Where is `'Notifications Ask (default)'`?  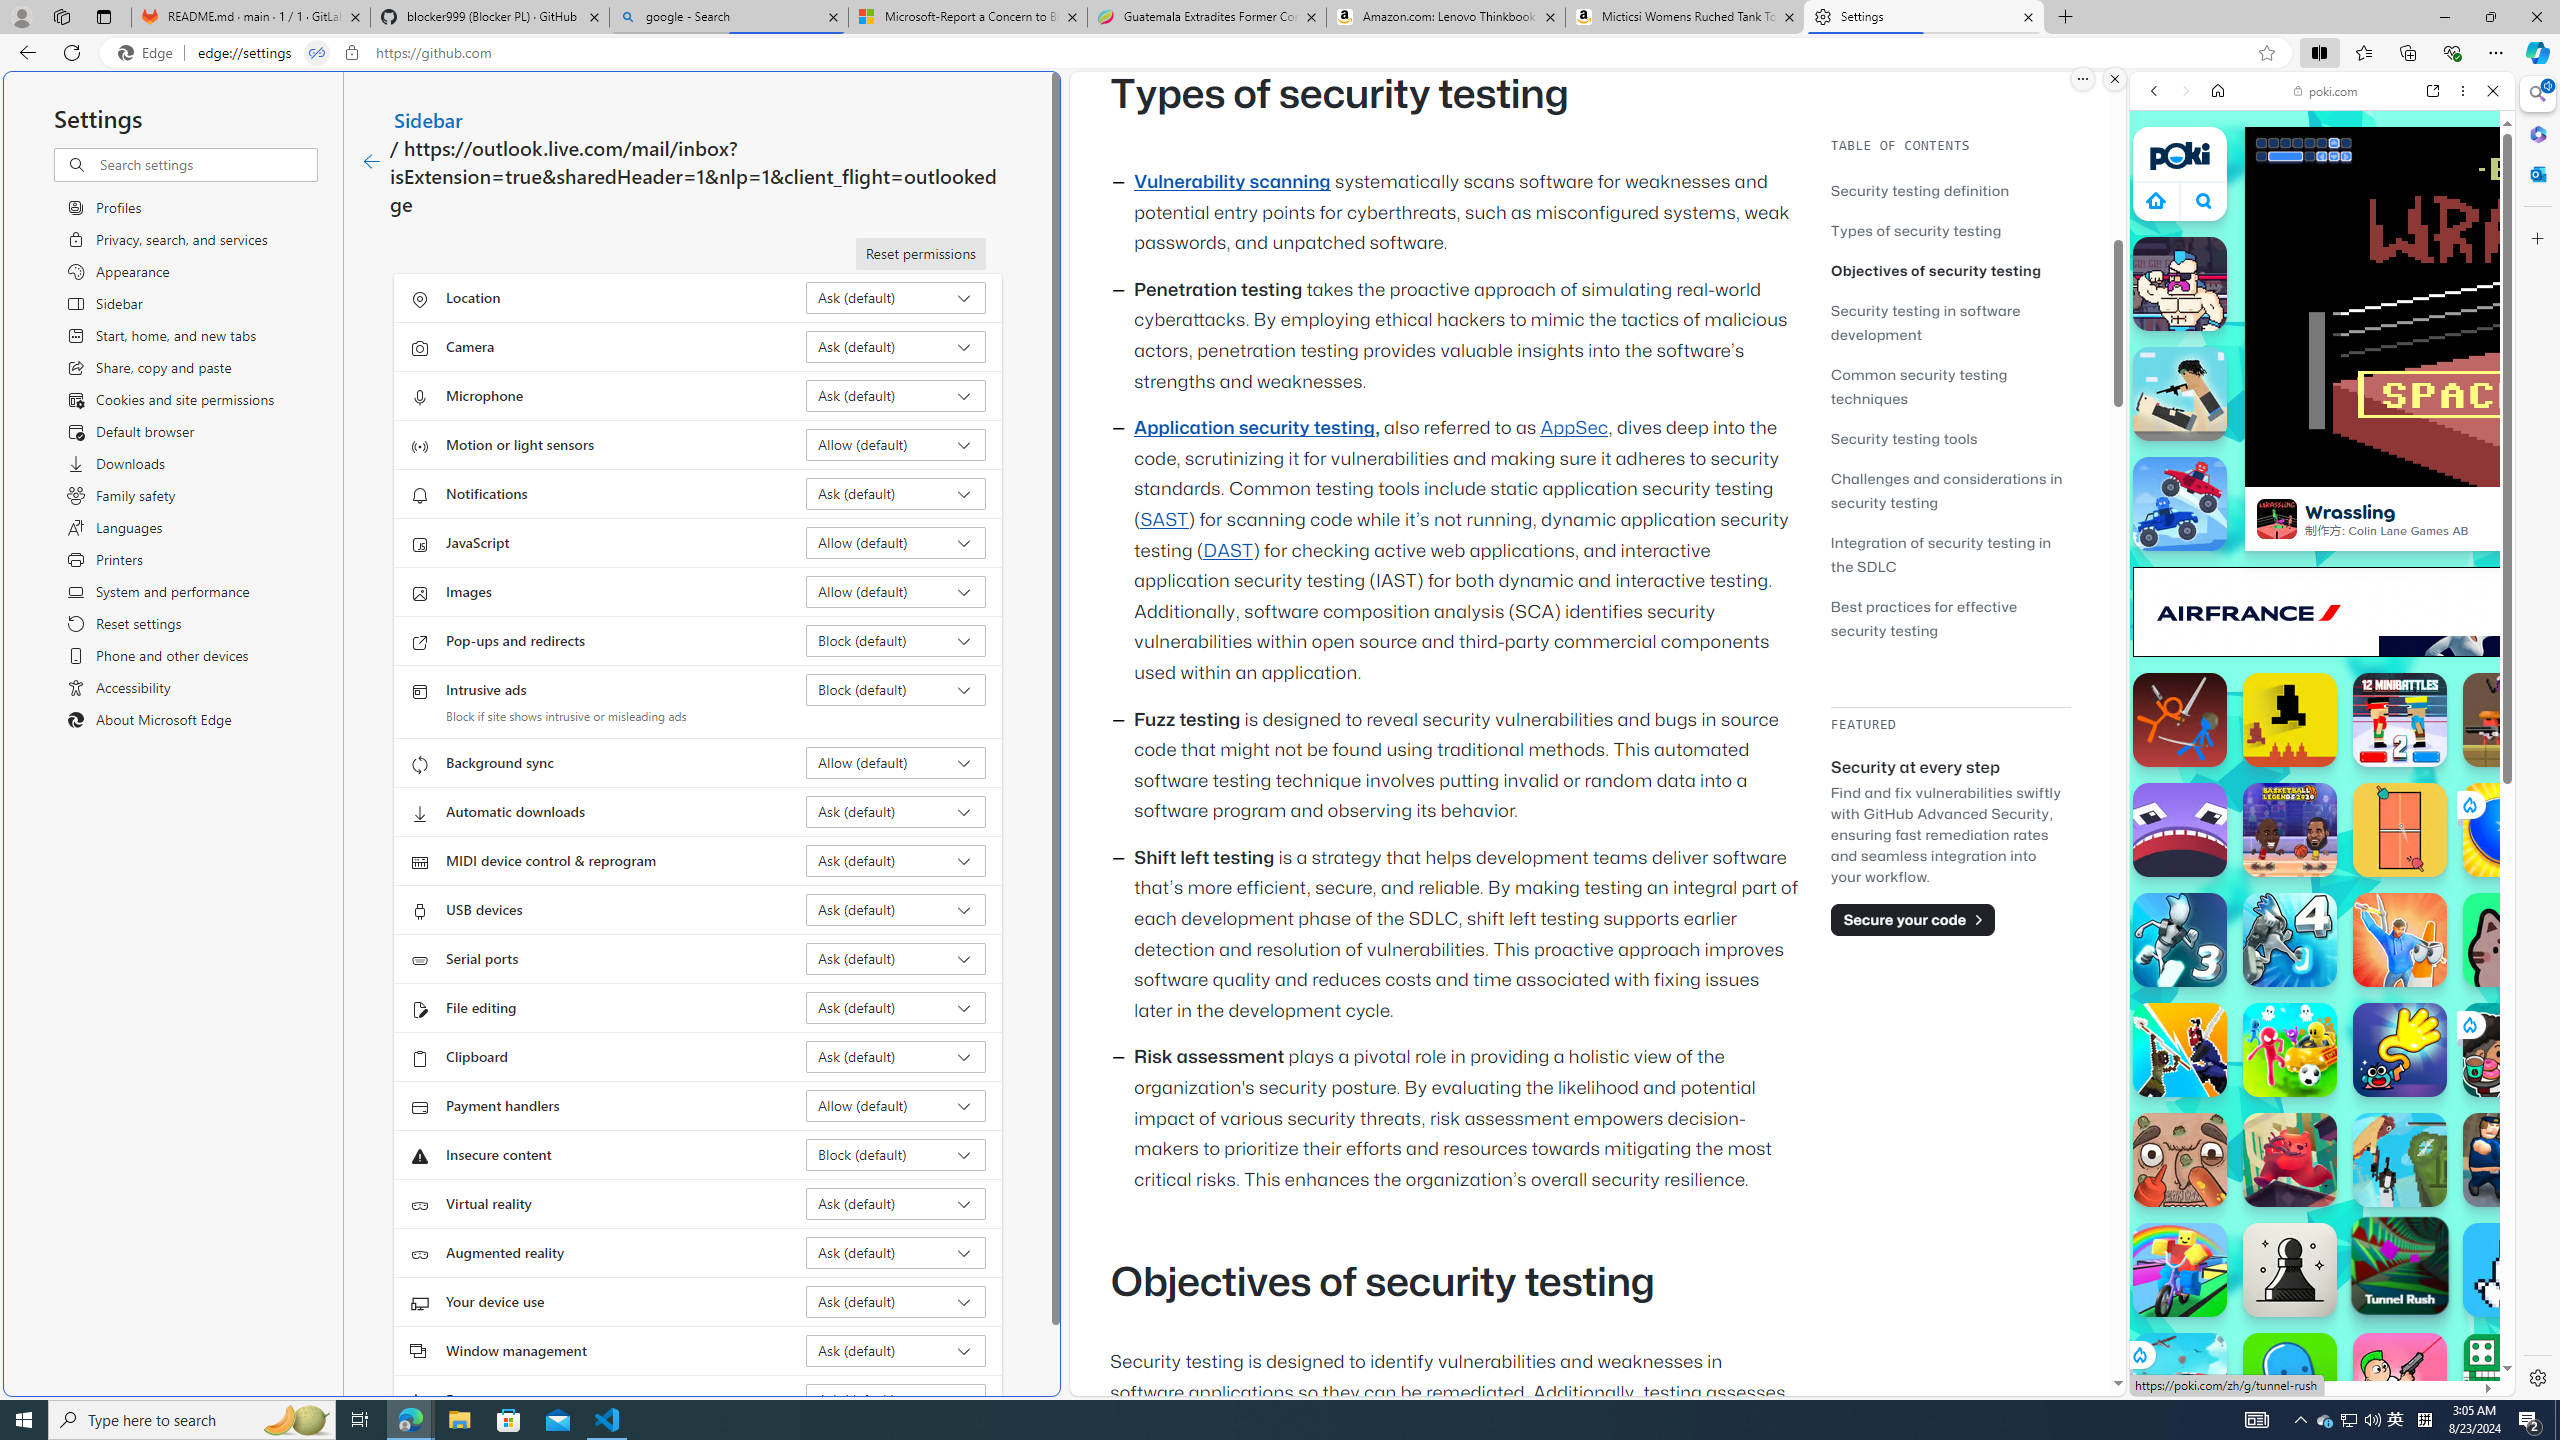 'Notifications Ask (default)' is located at coordinates (896, 493).